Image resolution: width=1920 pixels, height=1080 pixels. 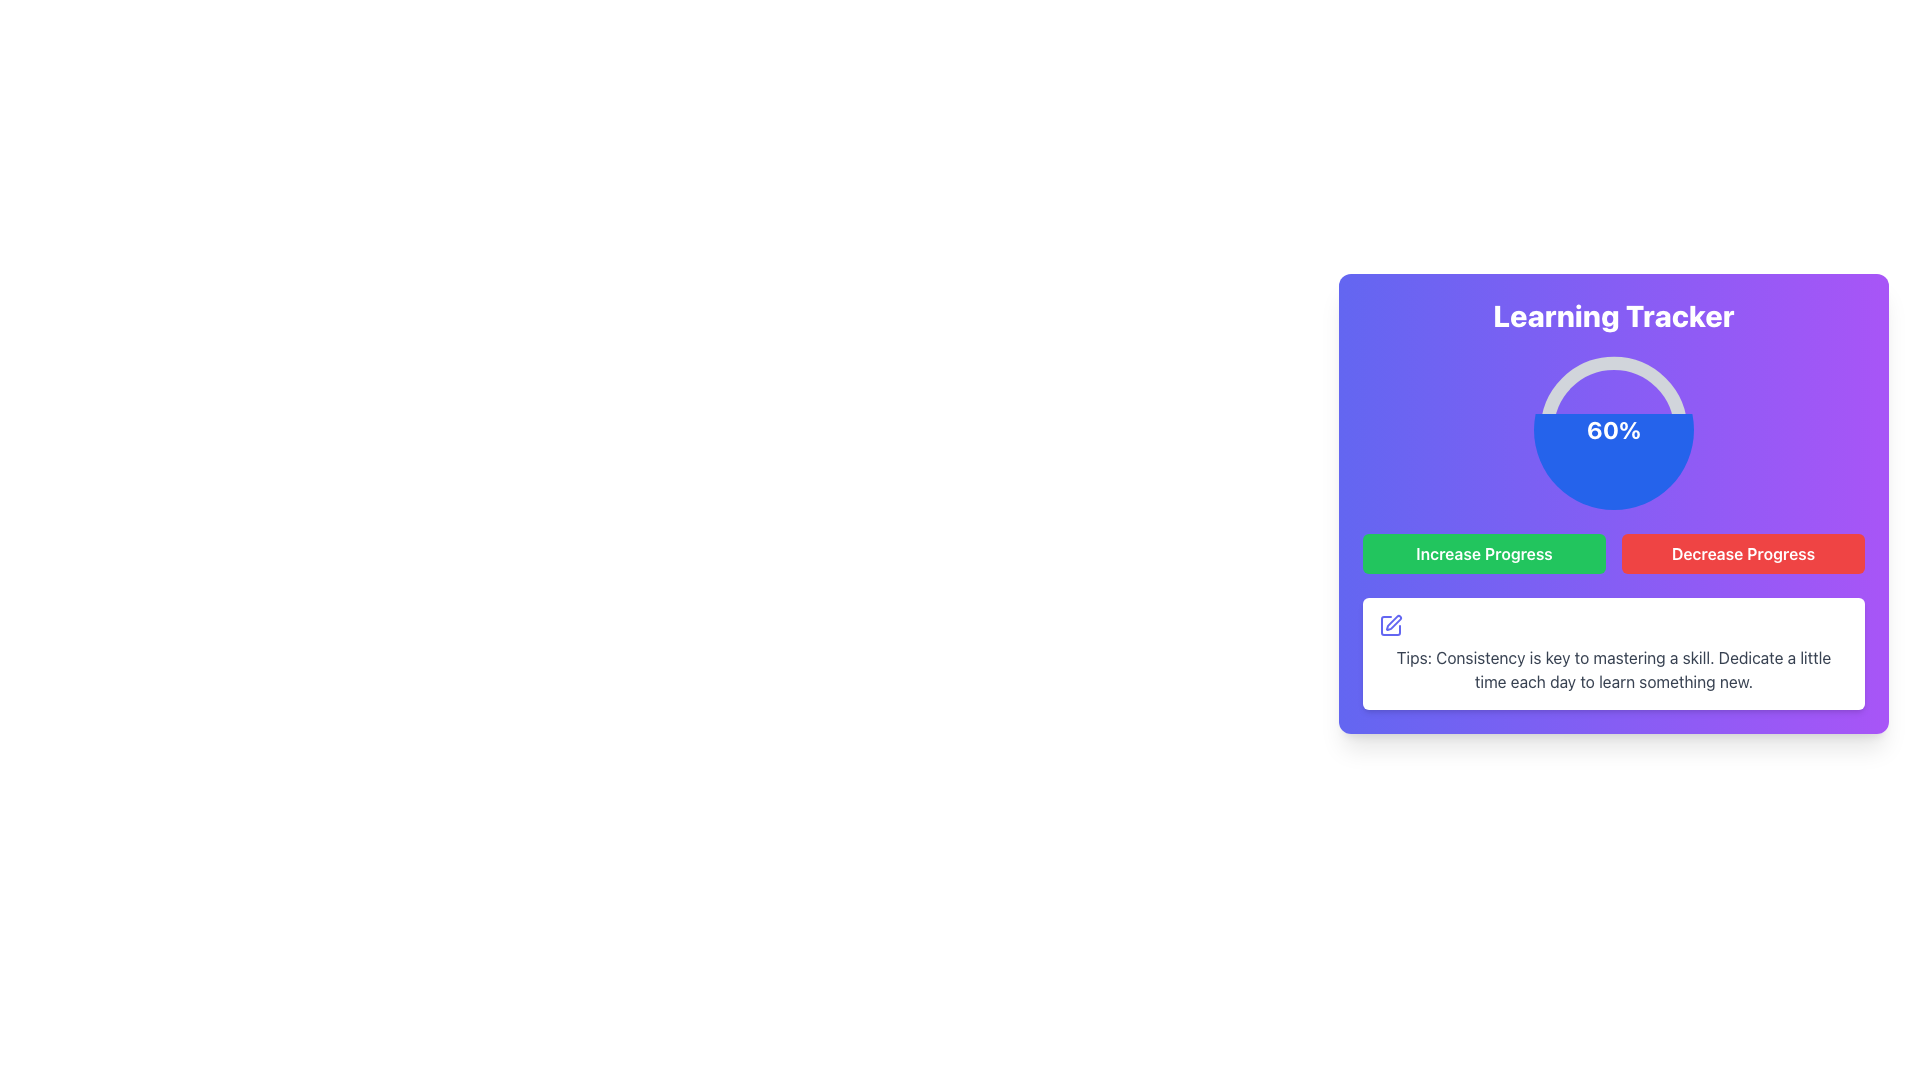 What do you see at coordinates (1390, 624) in the screenshot?
I see `the small, square-shaped icon with a pen or editing tool in its center, which is located at the leftmost side of a rectangular text box containing tips about consistency in learning, to initiate editing` at bounding box center [1390, 624].